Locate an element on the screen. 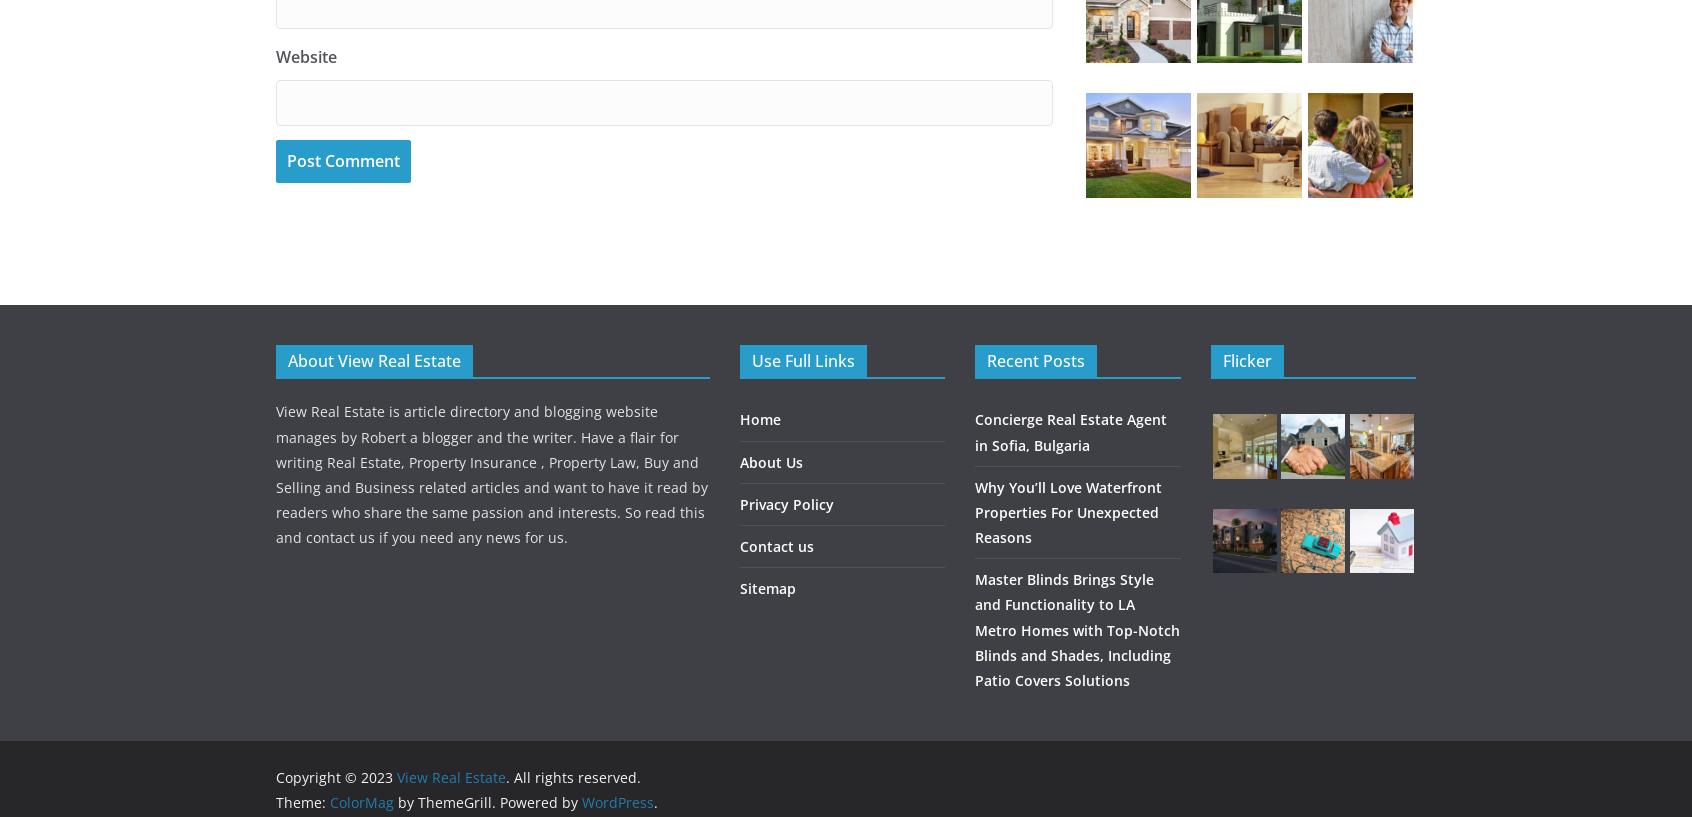  'Concierge Real Estate Agent in Sofia, Bulgaria' is located at coordinates (1071, 432).